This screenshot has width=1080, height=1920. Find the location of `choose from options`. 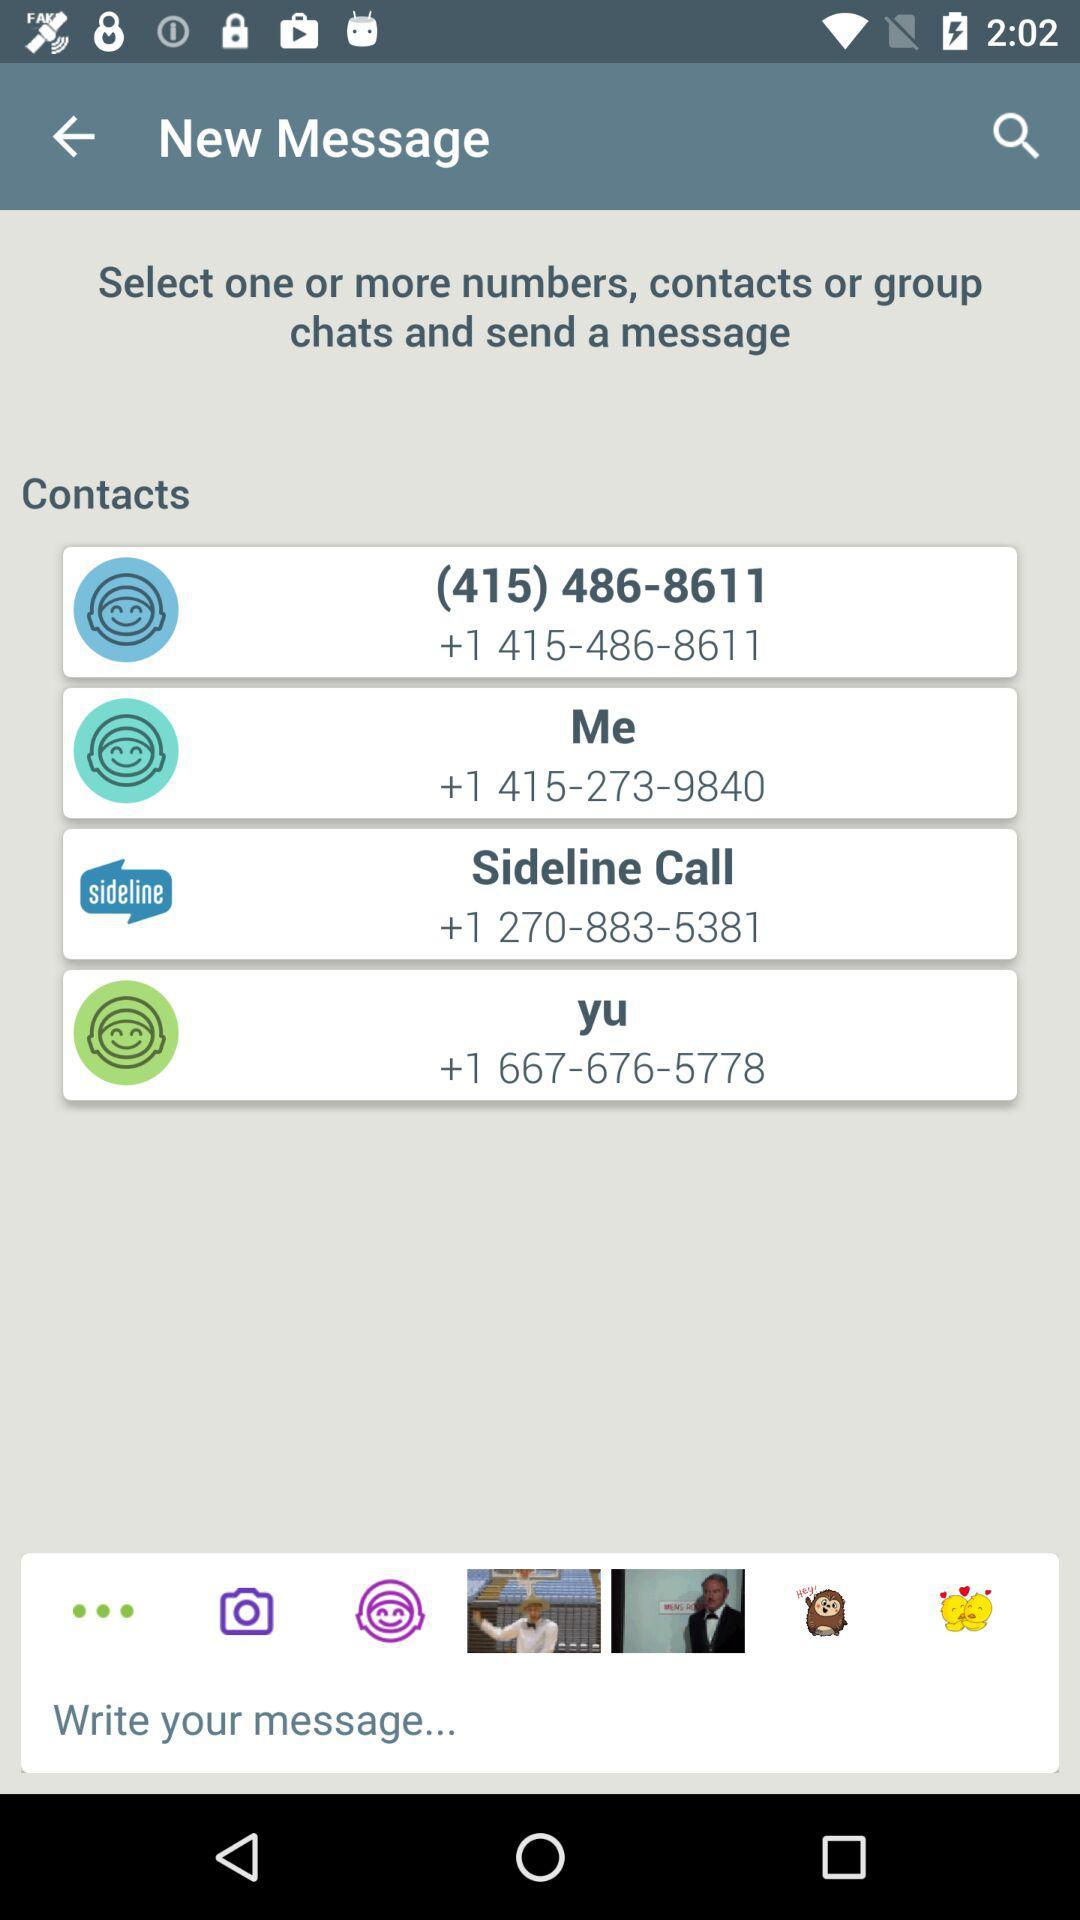

choose from options is located at coordinates (103, 1611).